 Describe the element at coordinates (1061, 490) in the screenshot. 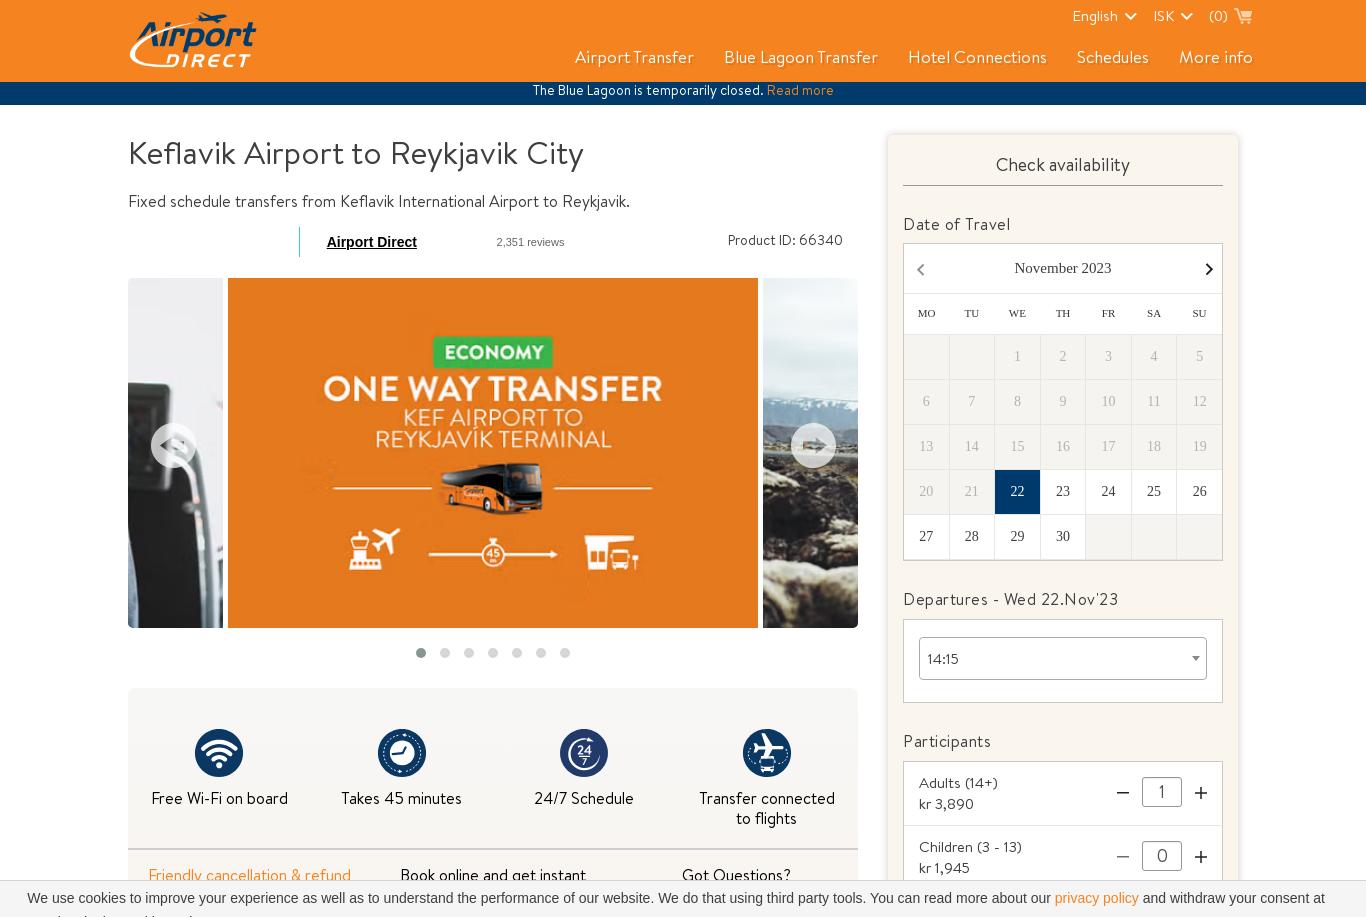

I see `'23'` at that location.